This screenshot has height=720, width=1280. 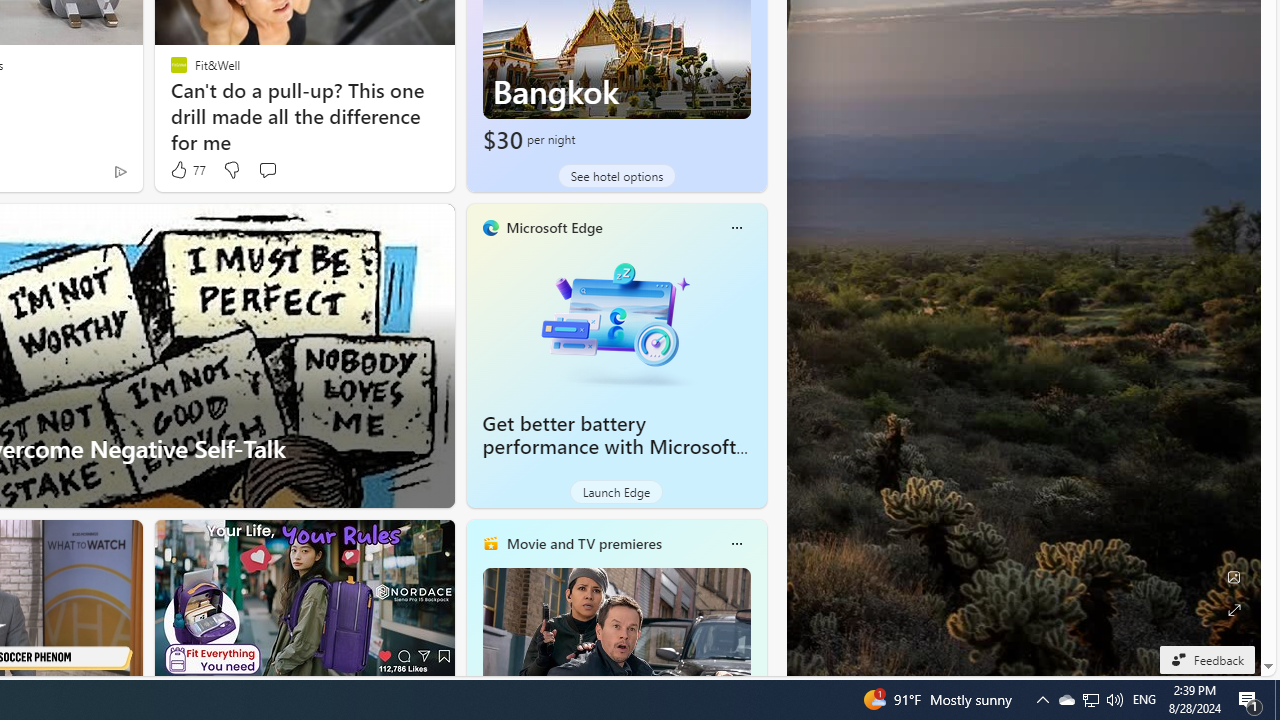 What do you see at coordinates (186, 169) in the screenshot?
I see `'77 Like'` at bounding box center [186, 169].